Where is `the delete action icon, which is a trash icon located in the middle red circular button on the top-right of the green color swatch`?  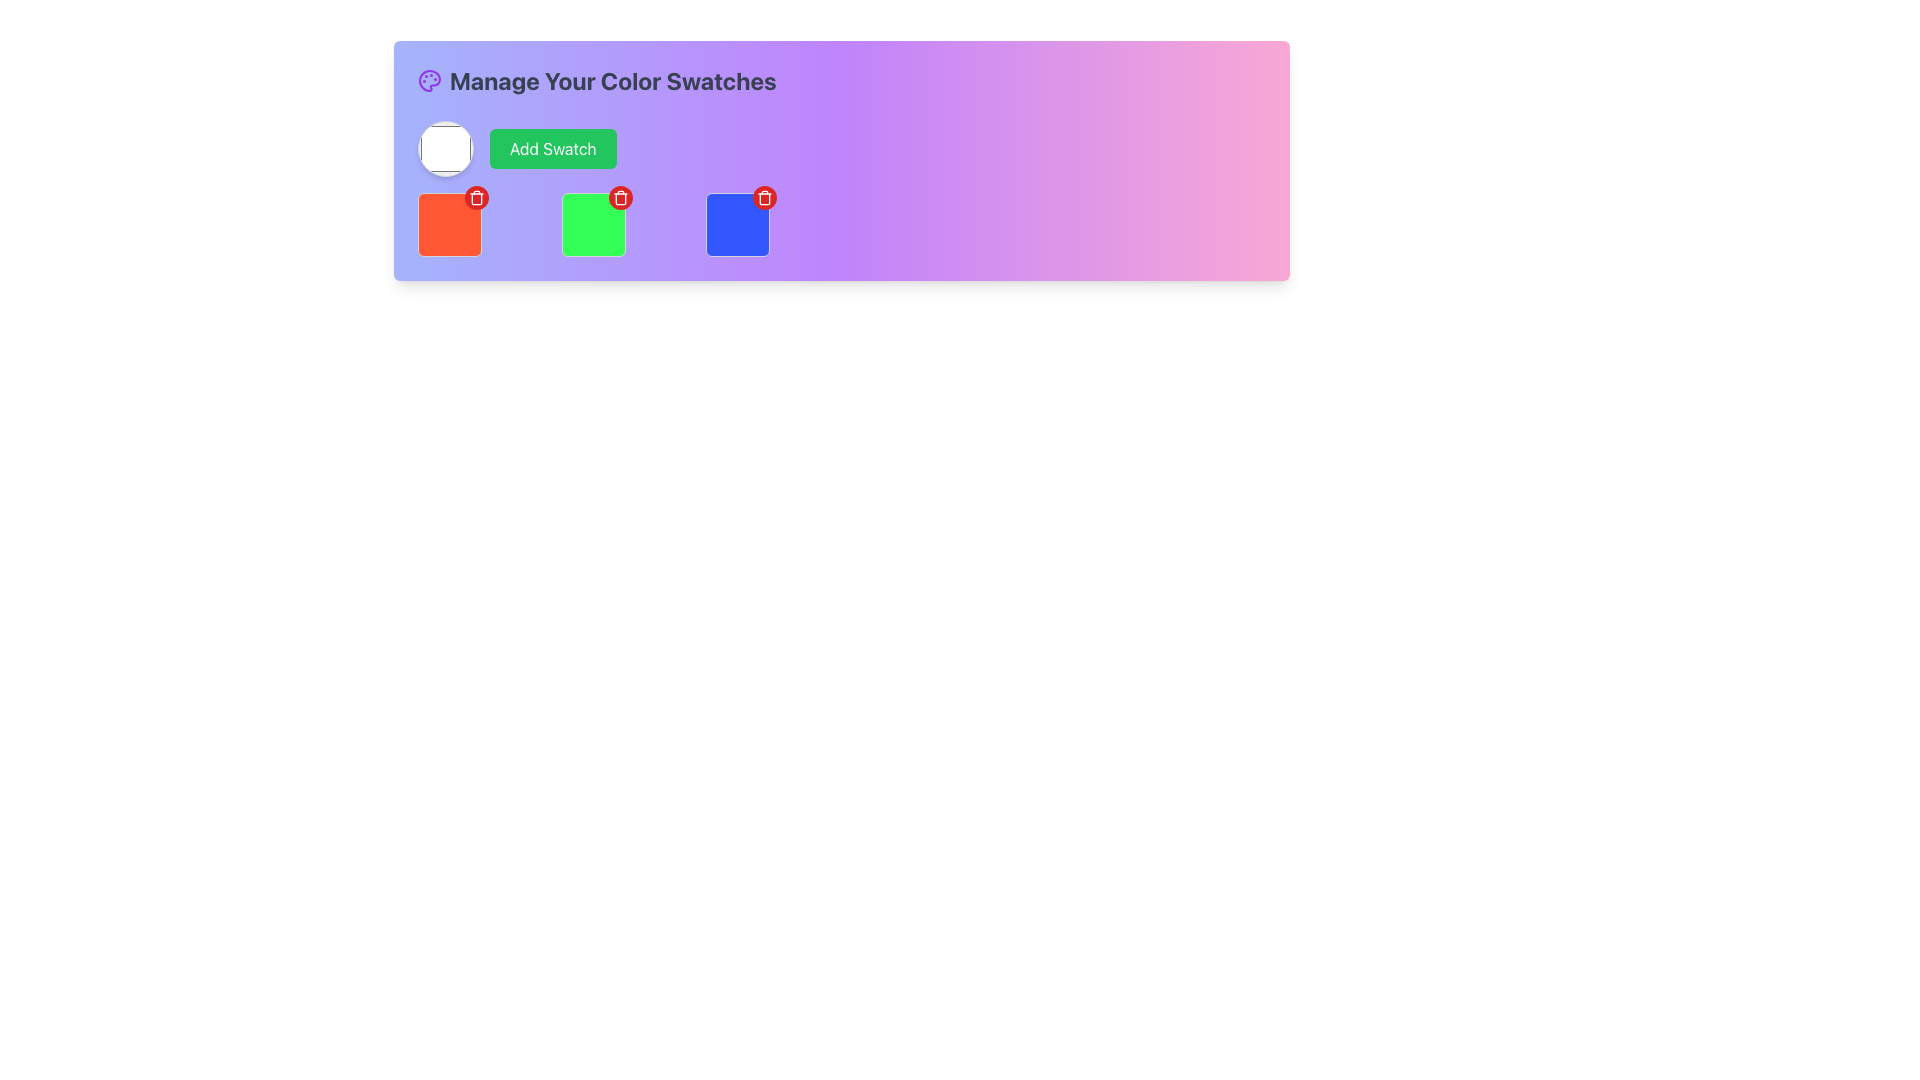 the delete action icon, which is a trash icon located in the middle red circular button on the top-right of the green color swatch is located at coordinates (619, 197).